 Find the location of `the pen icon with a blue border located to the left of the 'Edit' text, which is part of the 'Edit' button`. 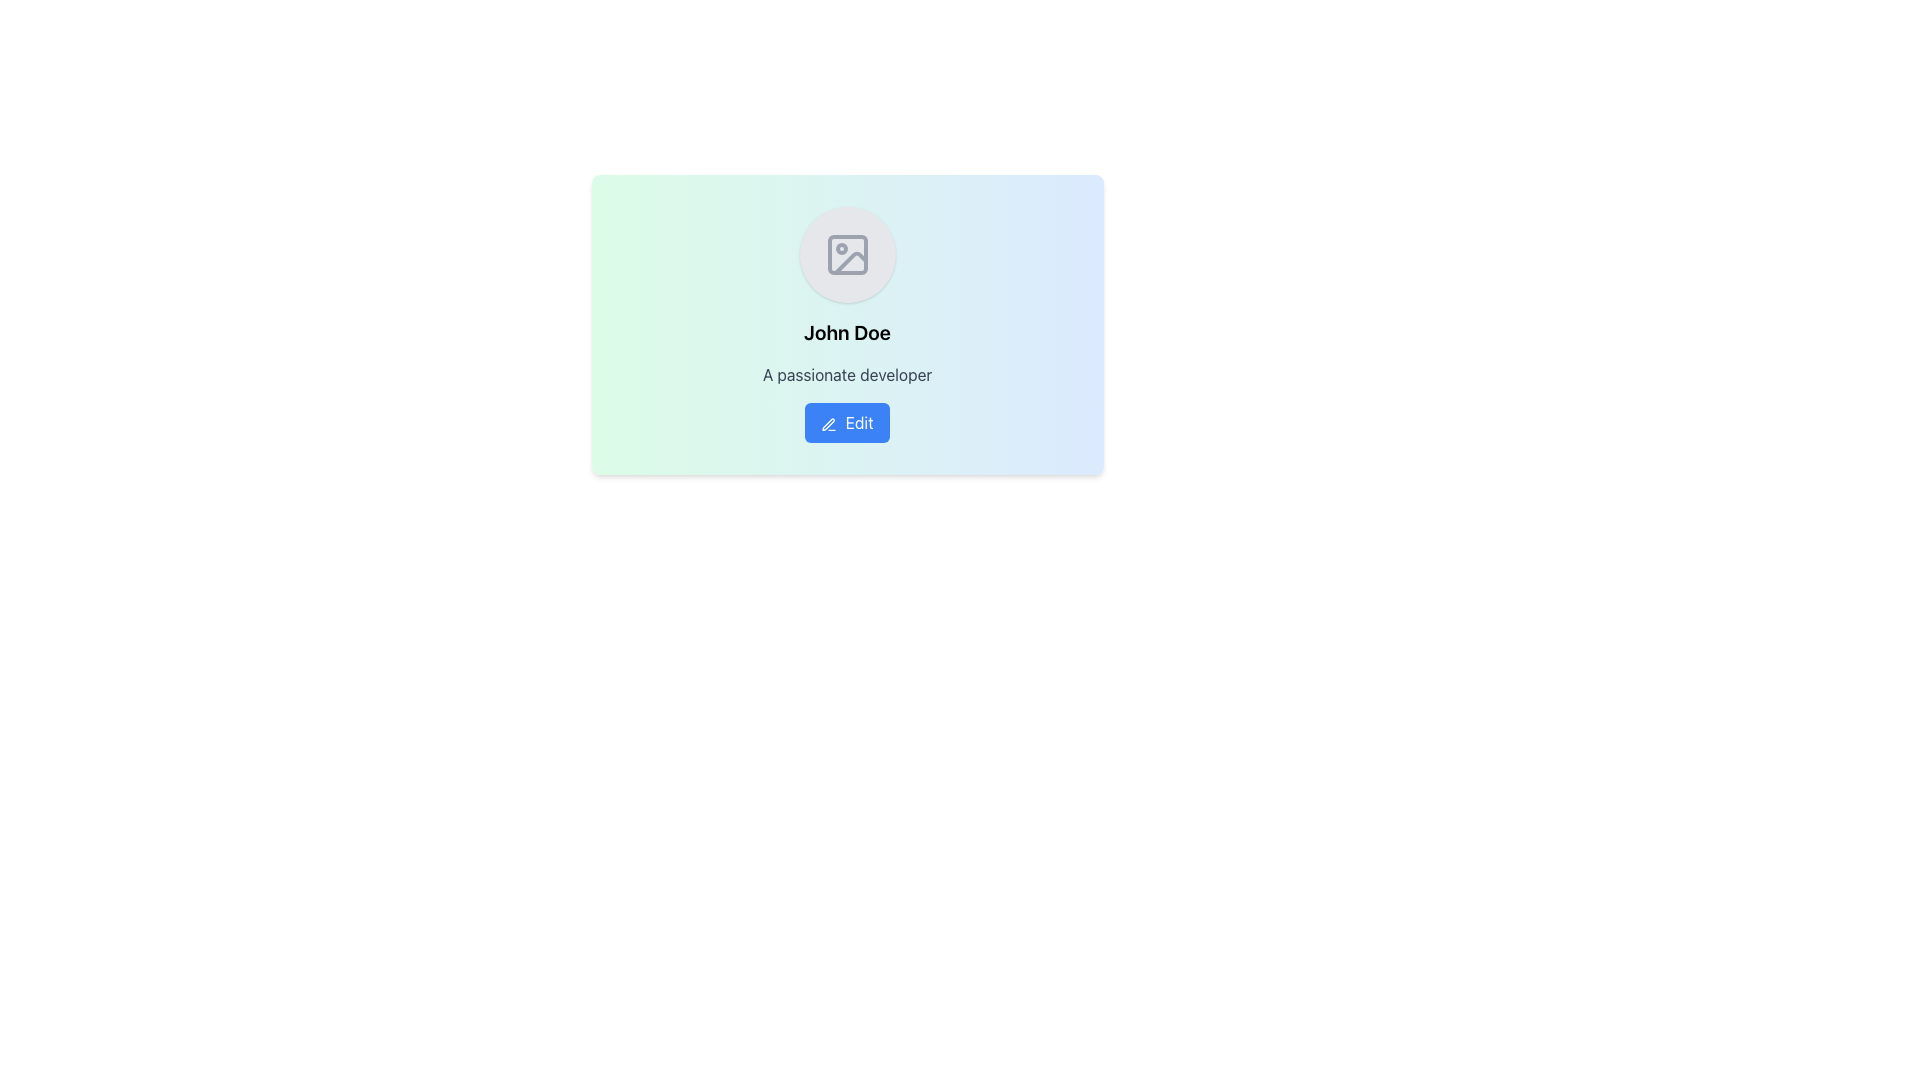

the pen icon with a blue border located to the left of the 'Edit' text, which is part of the 'Edit' button is located at coordinates (829, 423).